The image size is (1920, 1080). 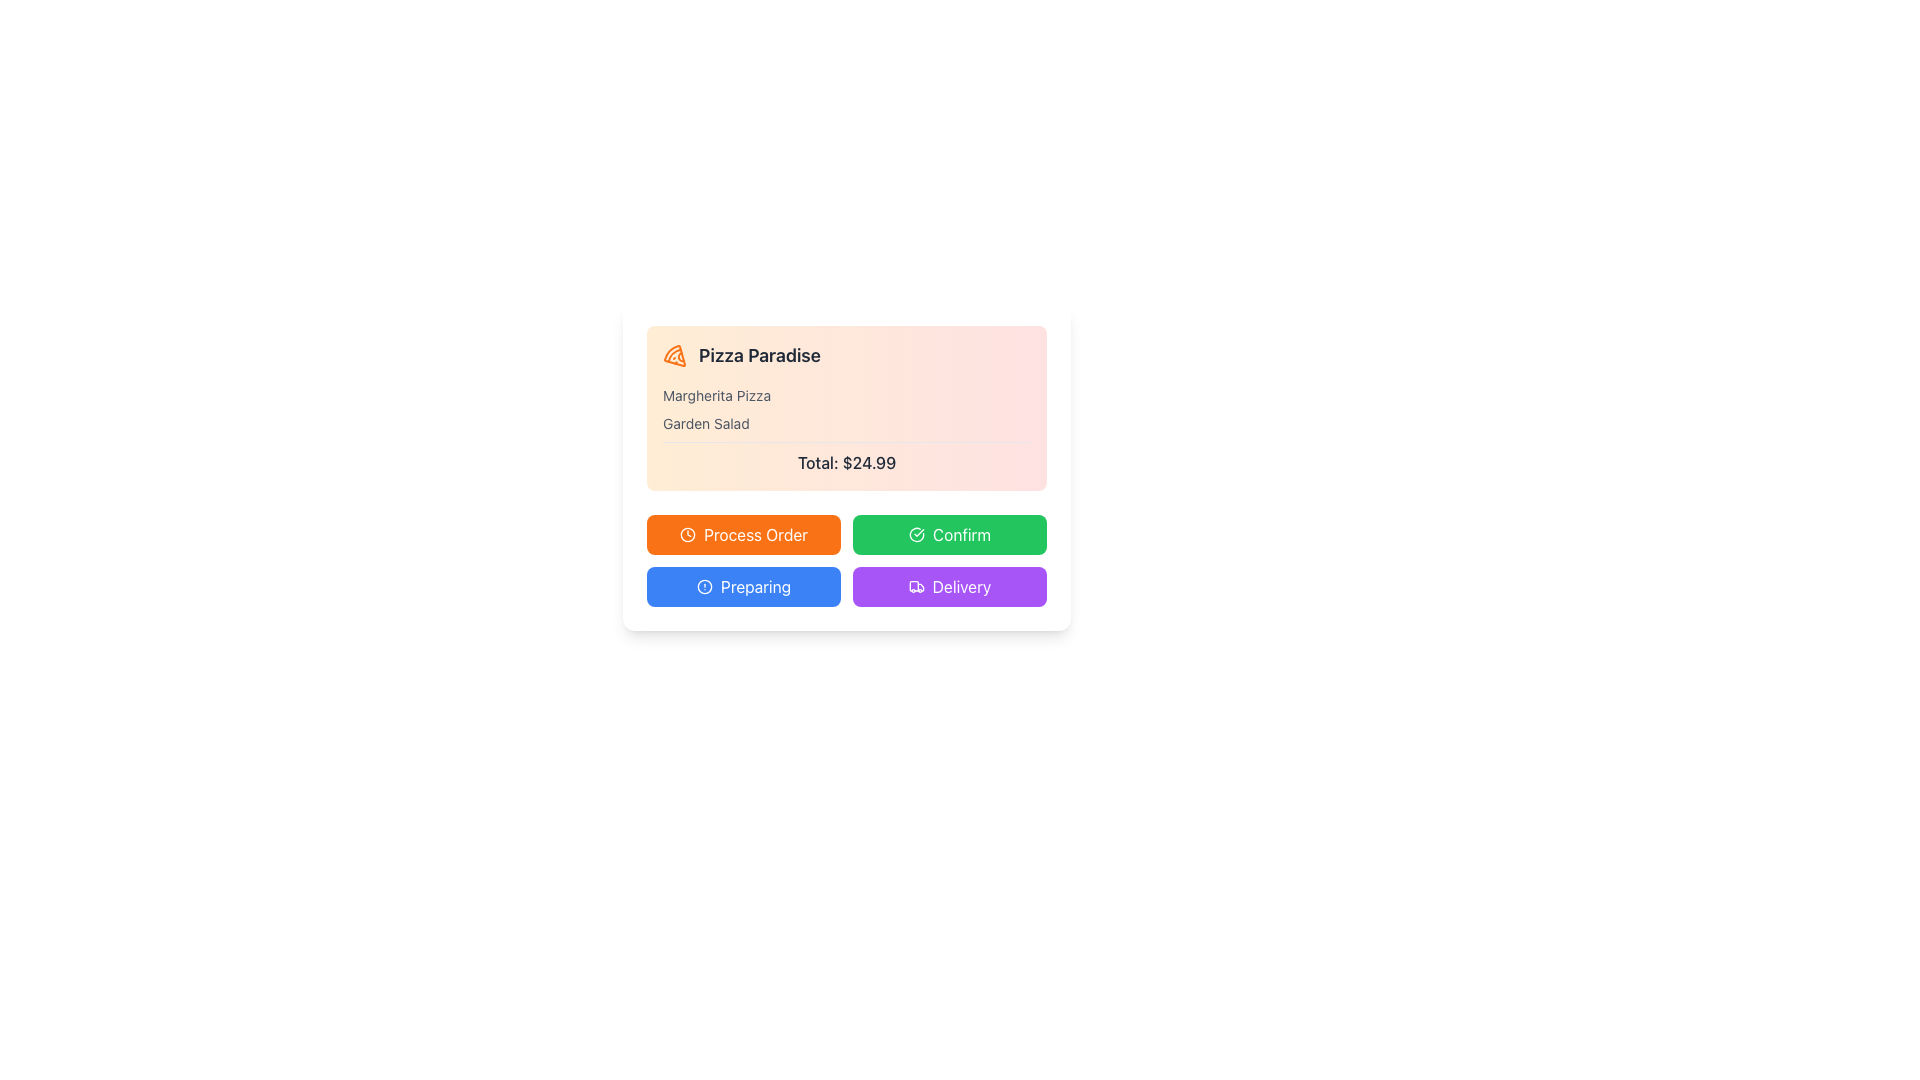 I want to click on the total cost Text Display located at the bottom of the item list, which summarizes the prices of 'Margherita Pizza' and 'Garden Salad.', so click(x=846, y=458).